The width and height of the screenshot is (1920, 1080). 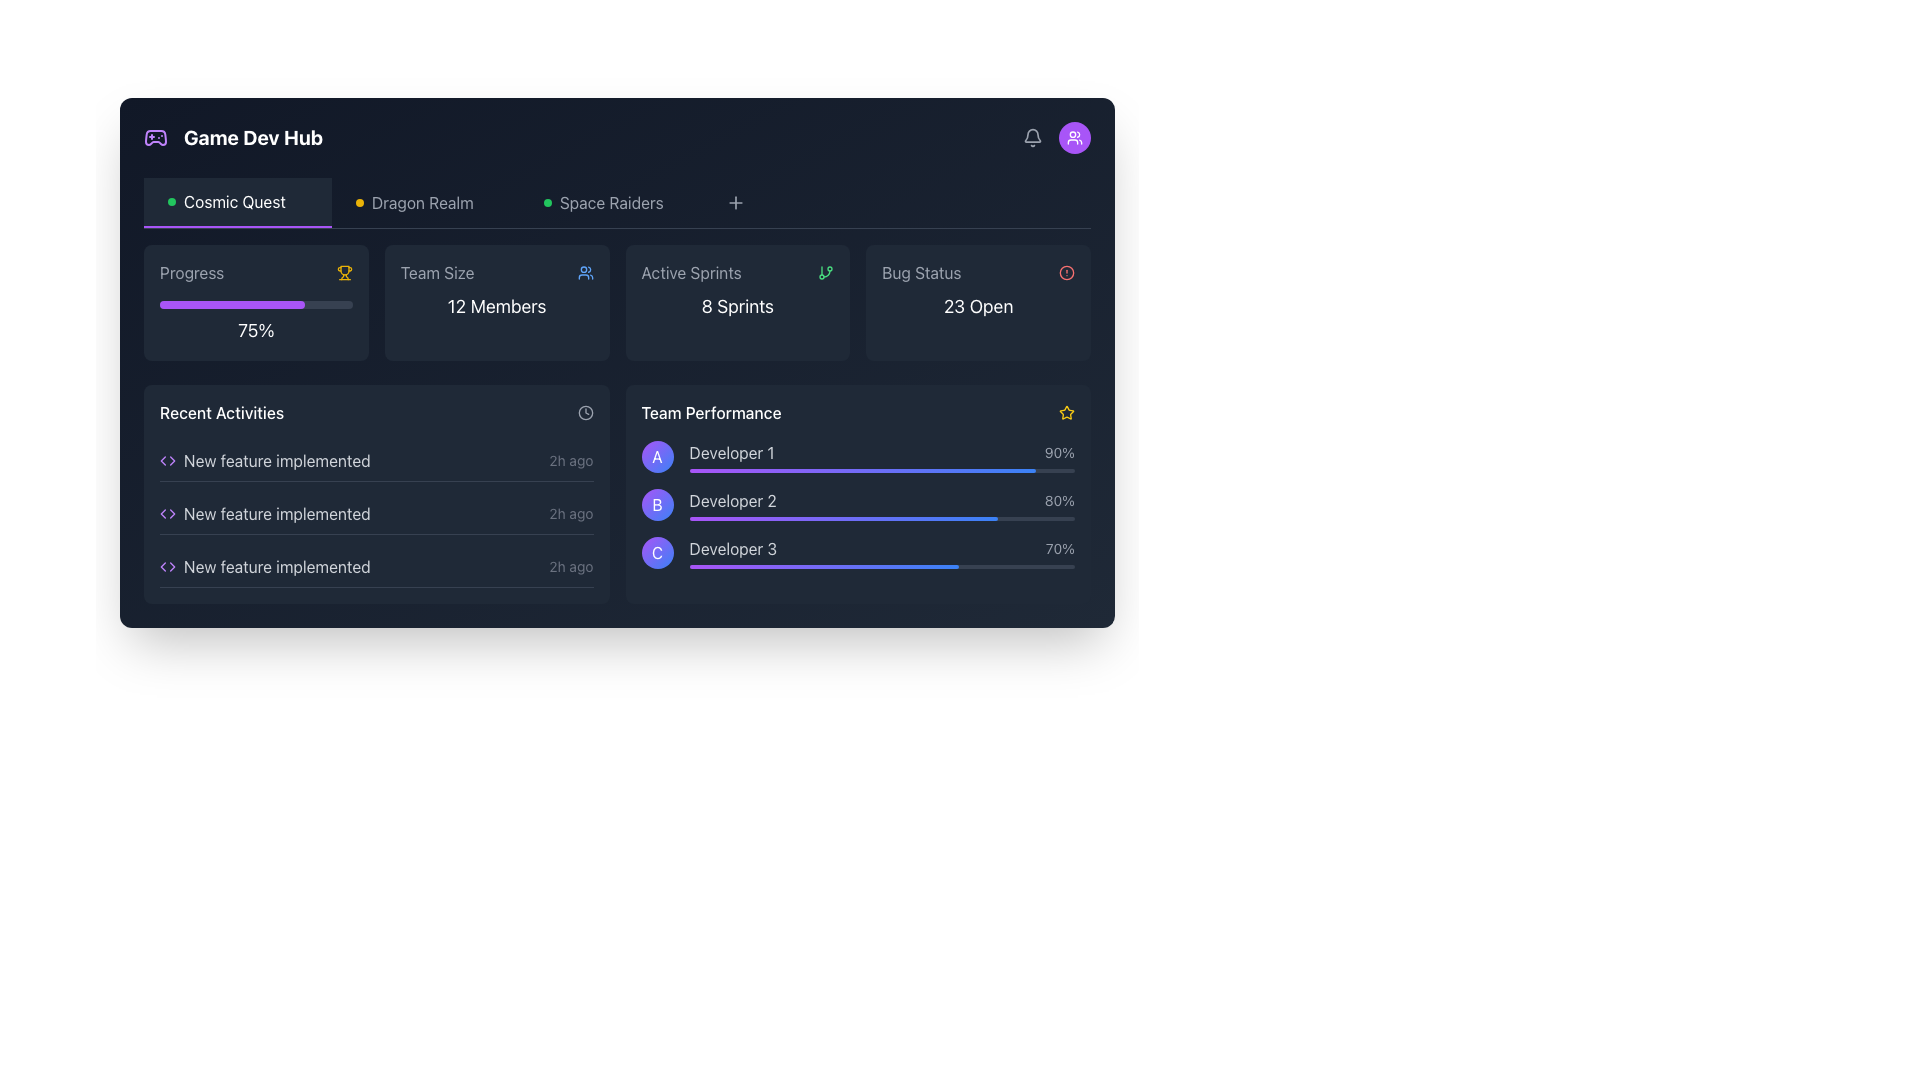 What do you see at coordinates (978, 303) in the screenshot?
I see `the Information Card that serves as a status indicator for bugs, located in the top-right part of the grid, adjacent to the 'Active Sprints' and 'Team Size' blocks` at bounding box center [978, 303].